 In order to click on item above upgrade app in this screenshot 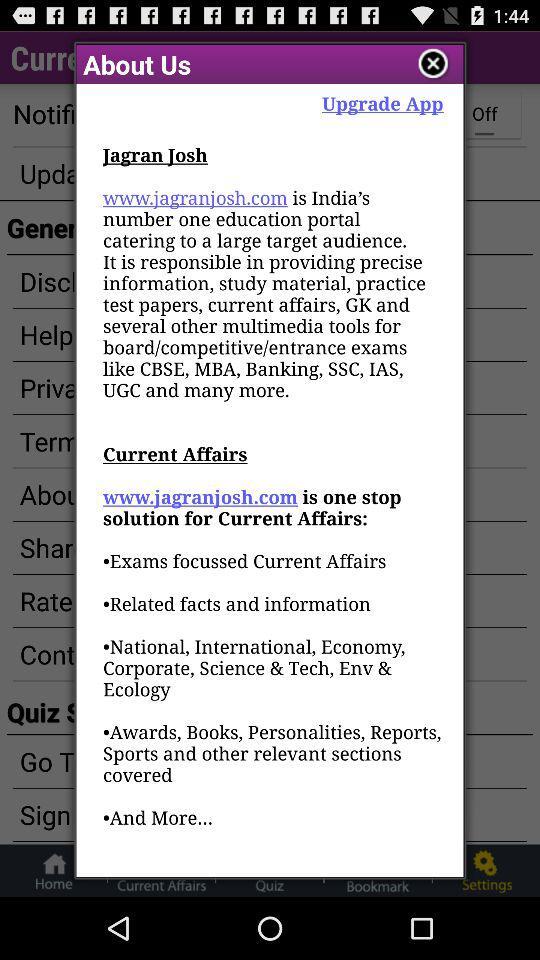, I will do `click(432, 64)`.